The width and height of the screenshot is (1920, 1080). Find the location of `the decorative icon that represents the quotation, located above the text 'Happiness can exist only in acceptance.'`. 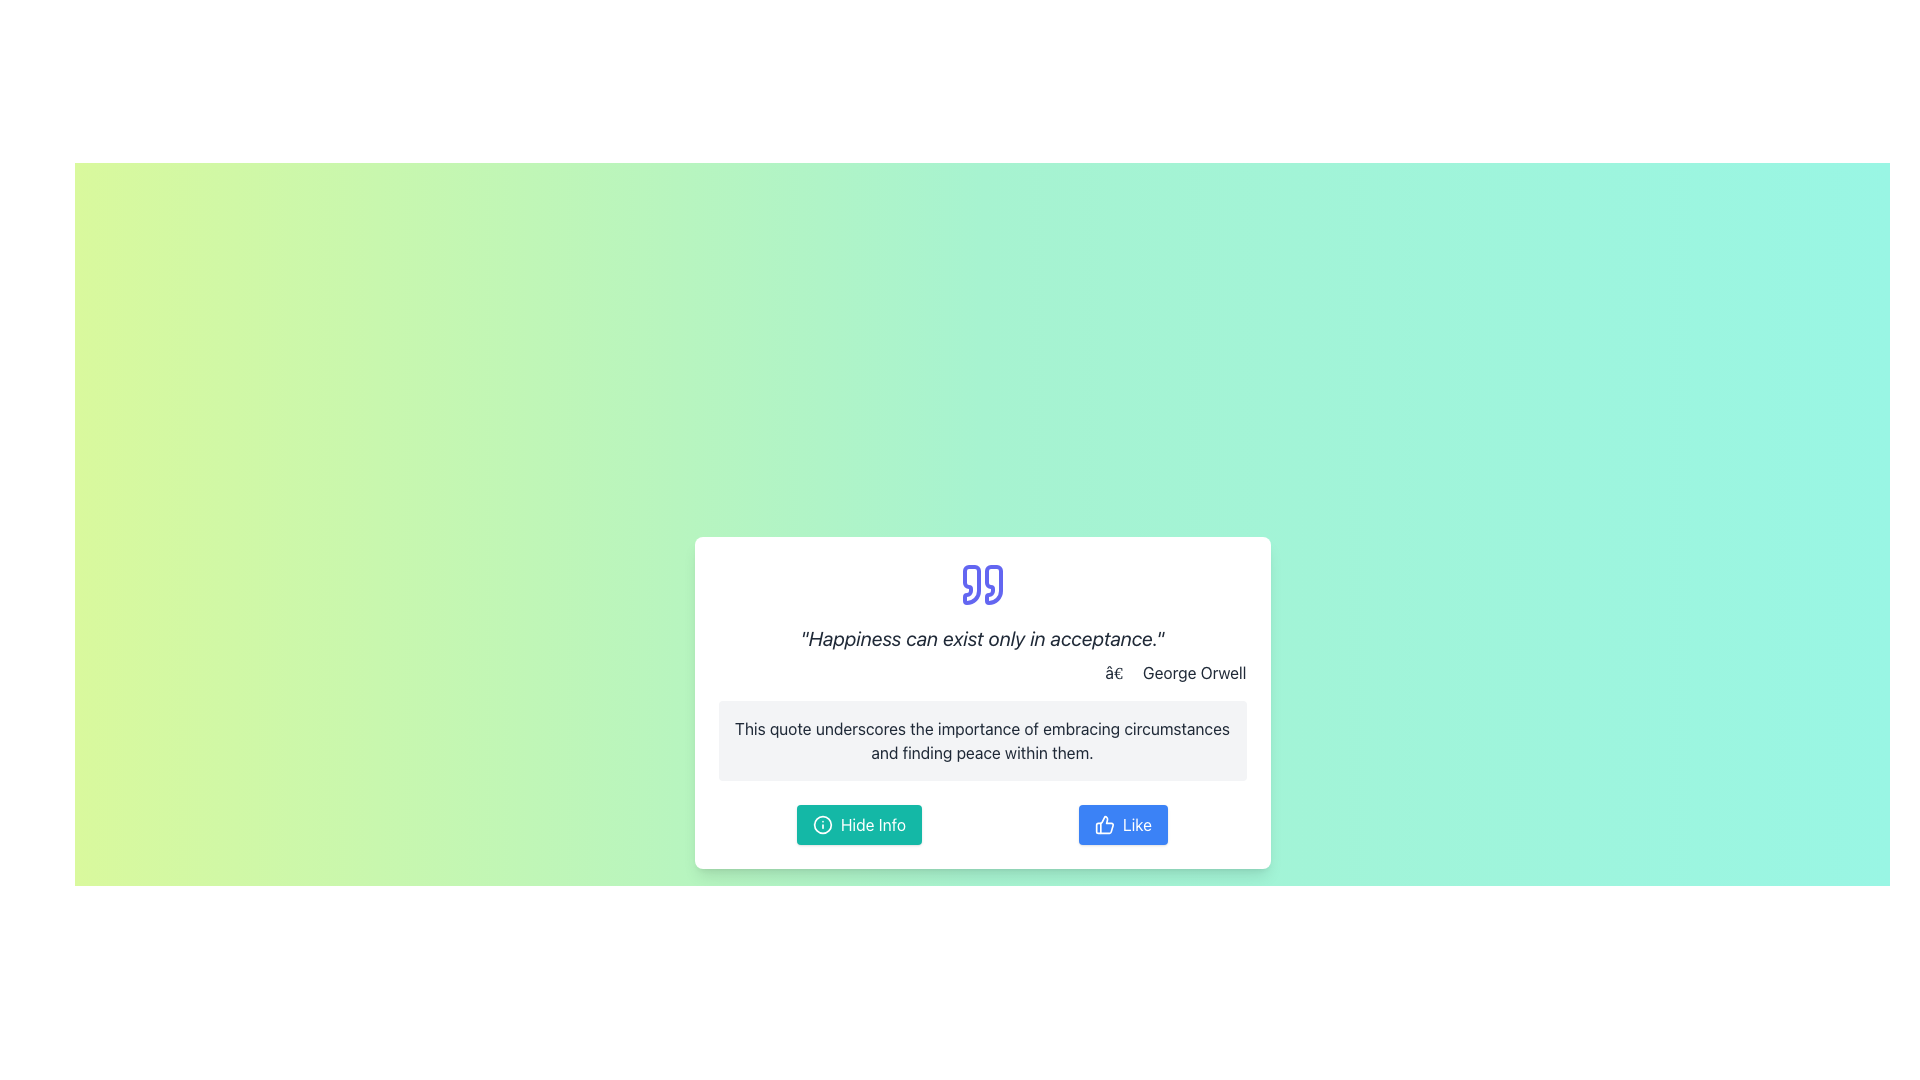

the decorative icon that represents the quotation, located above the text 'Happiness can exist only in acceptance.' is located at coordinates (982, 585).